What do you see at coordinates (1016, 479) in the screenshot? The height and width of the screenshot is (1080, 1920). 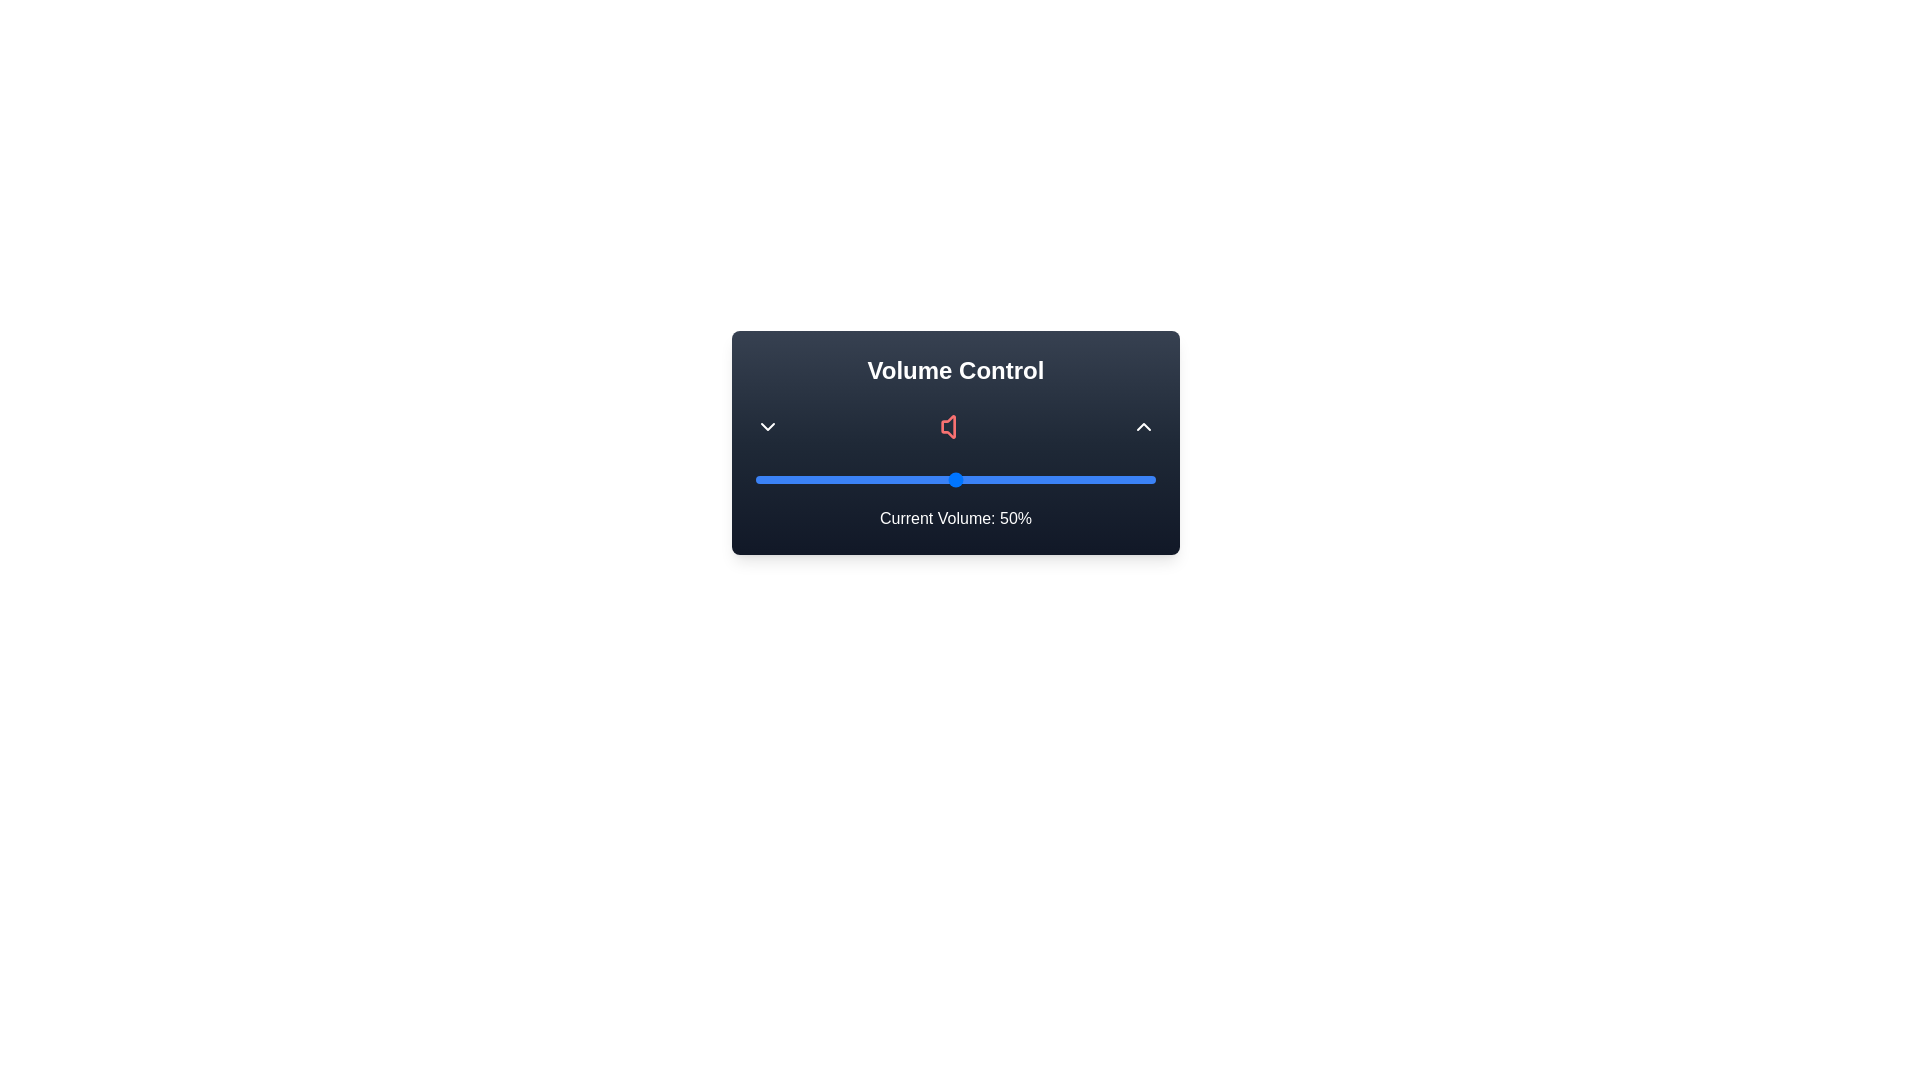 I see `the volume slider to 65%` at bounding box center [1016, 479].